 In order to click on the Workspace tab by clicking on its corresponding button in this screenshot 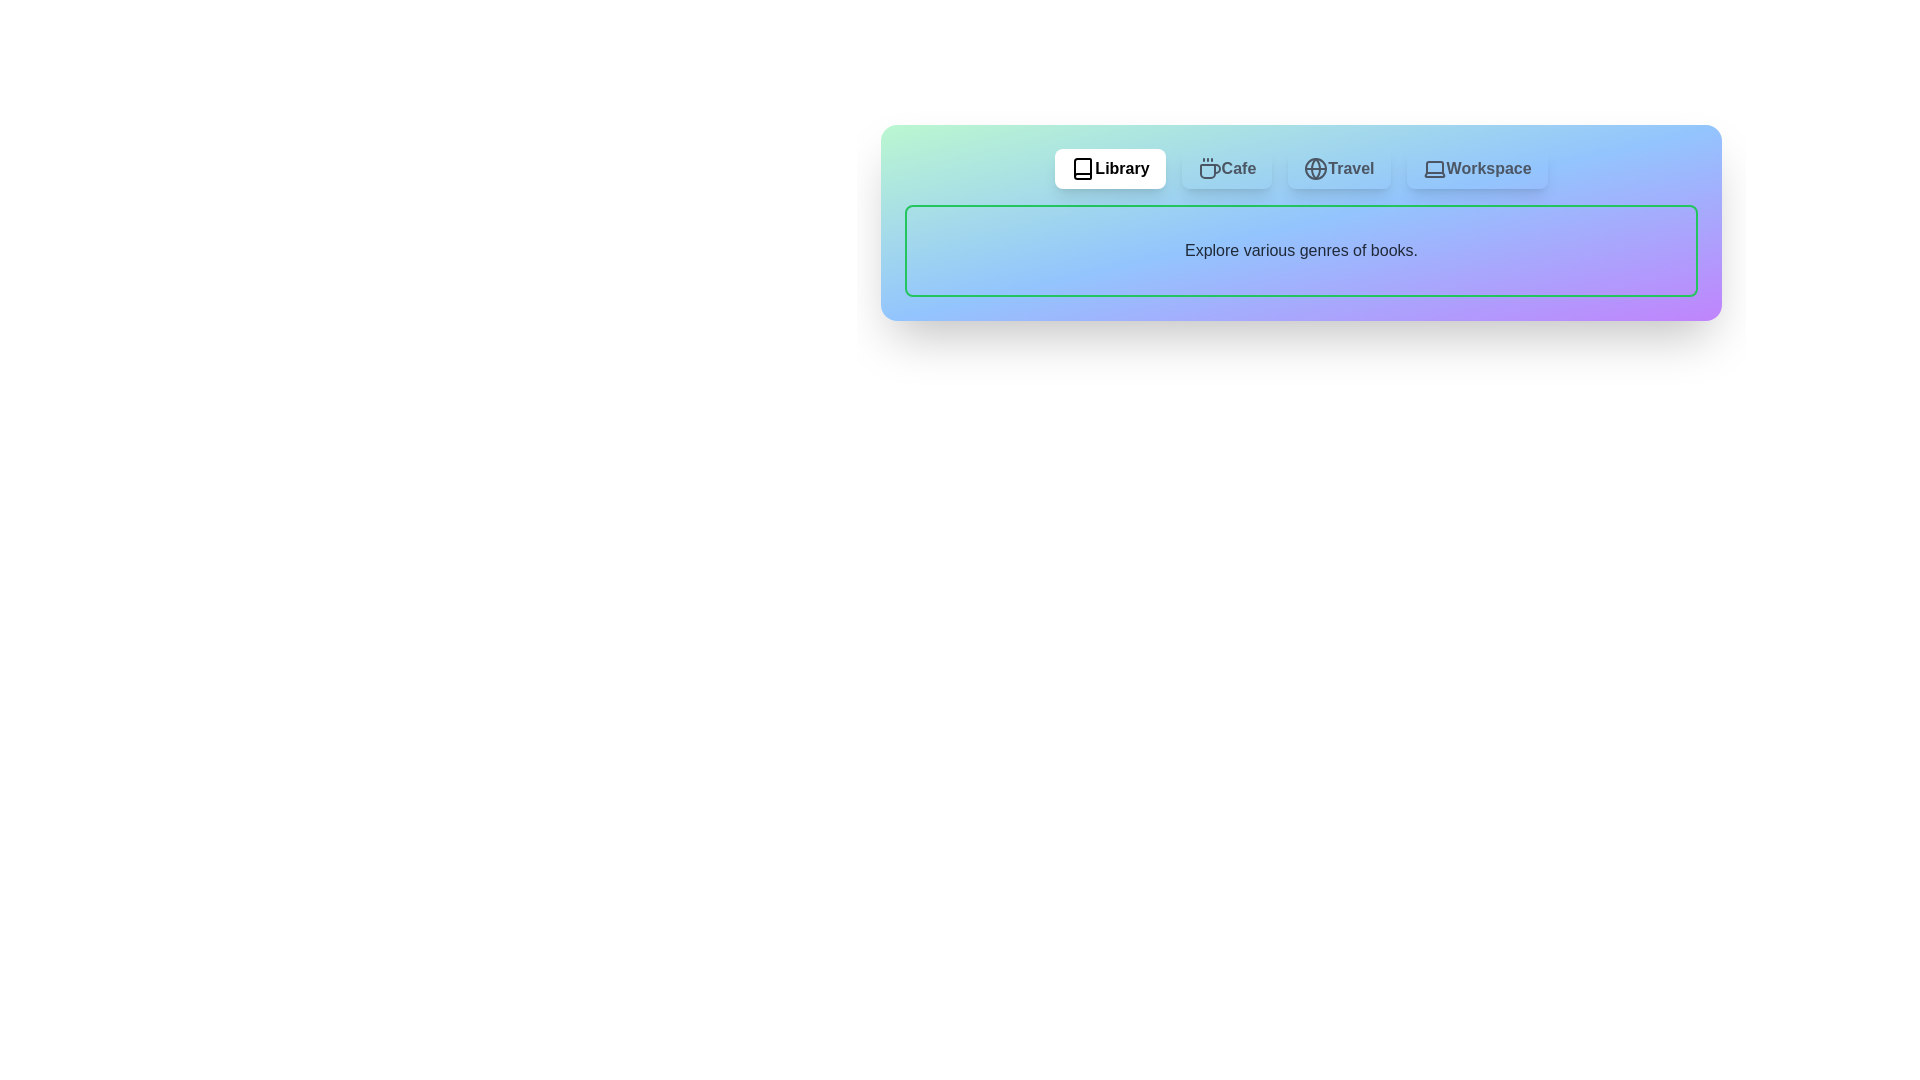, I will do `click(1477, 168)`.